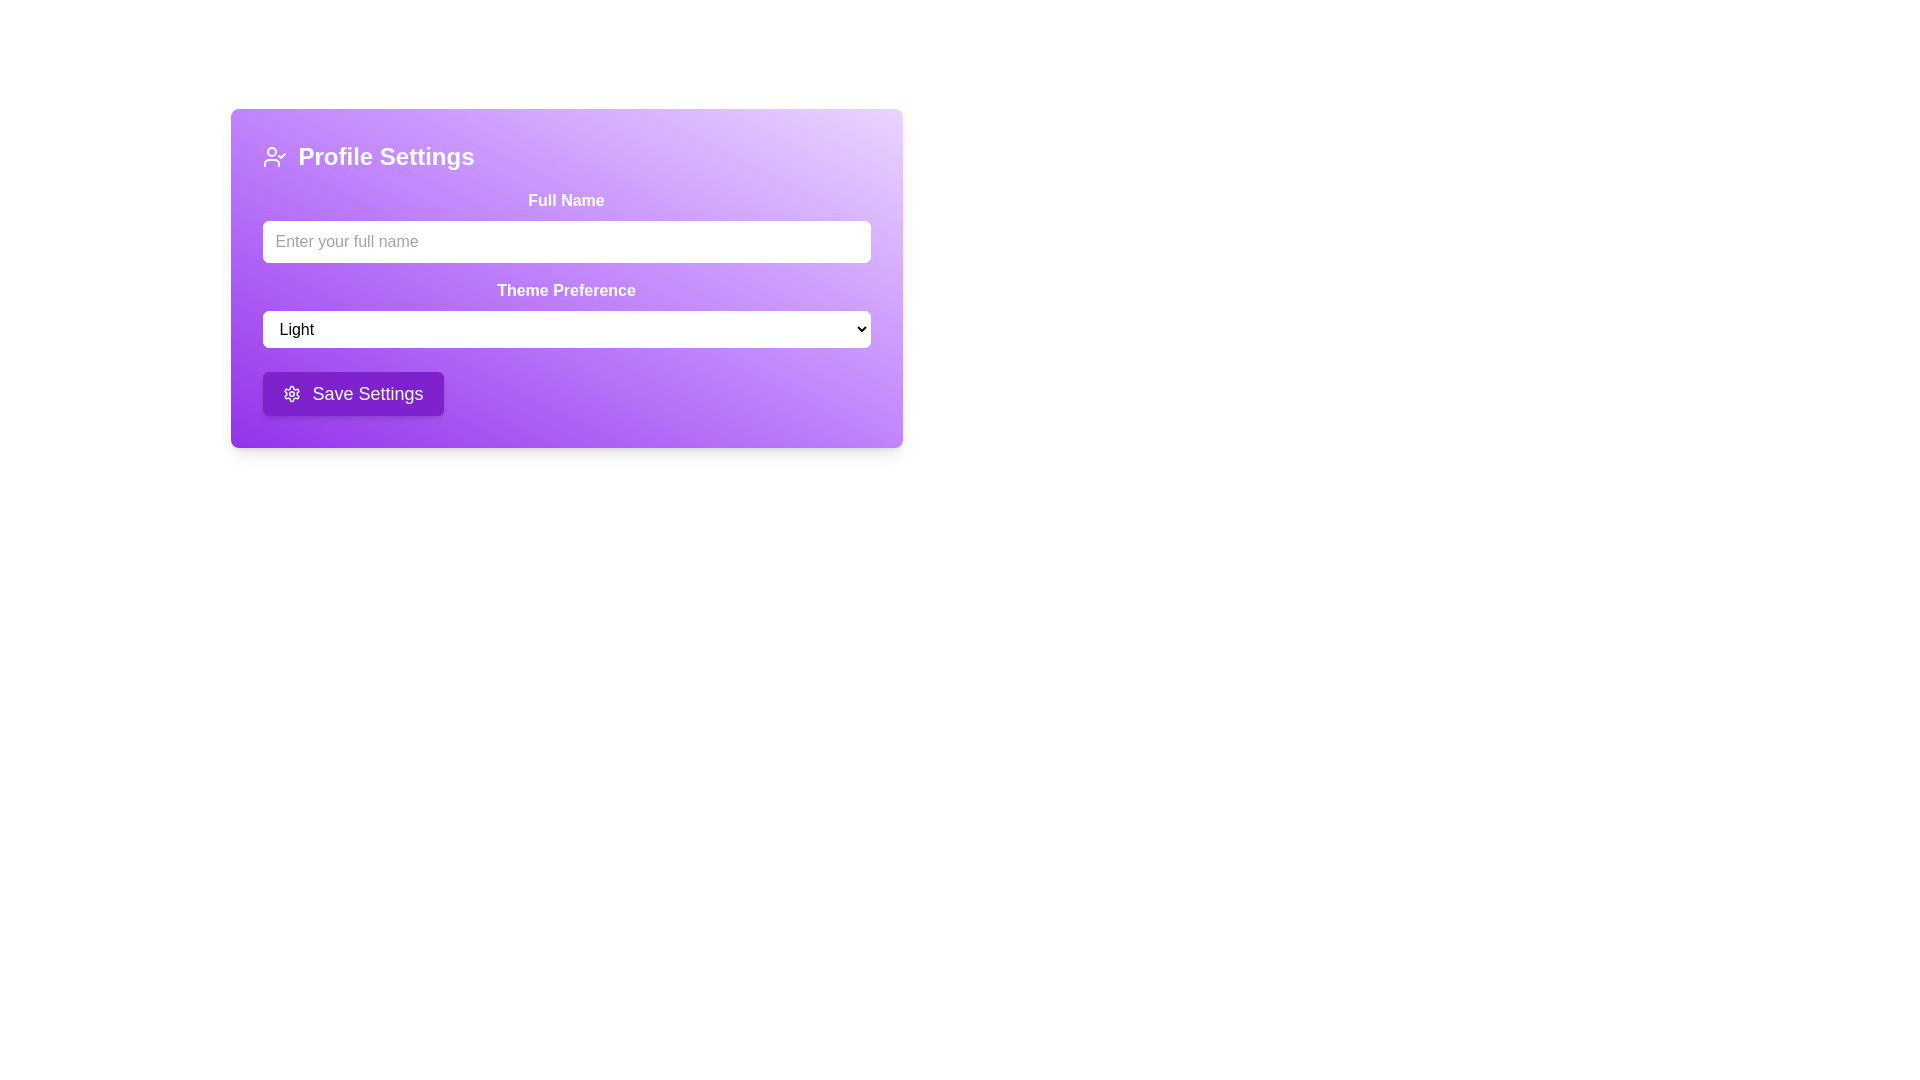  Describe the element at coordinates (353, 393) in the screenshot. I see `the 'Save Settings' button, which has a purple background and white bold text, located at the bottom of the 'Profile Settings' section` at that location.